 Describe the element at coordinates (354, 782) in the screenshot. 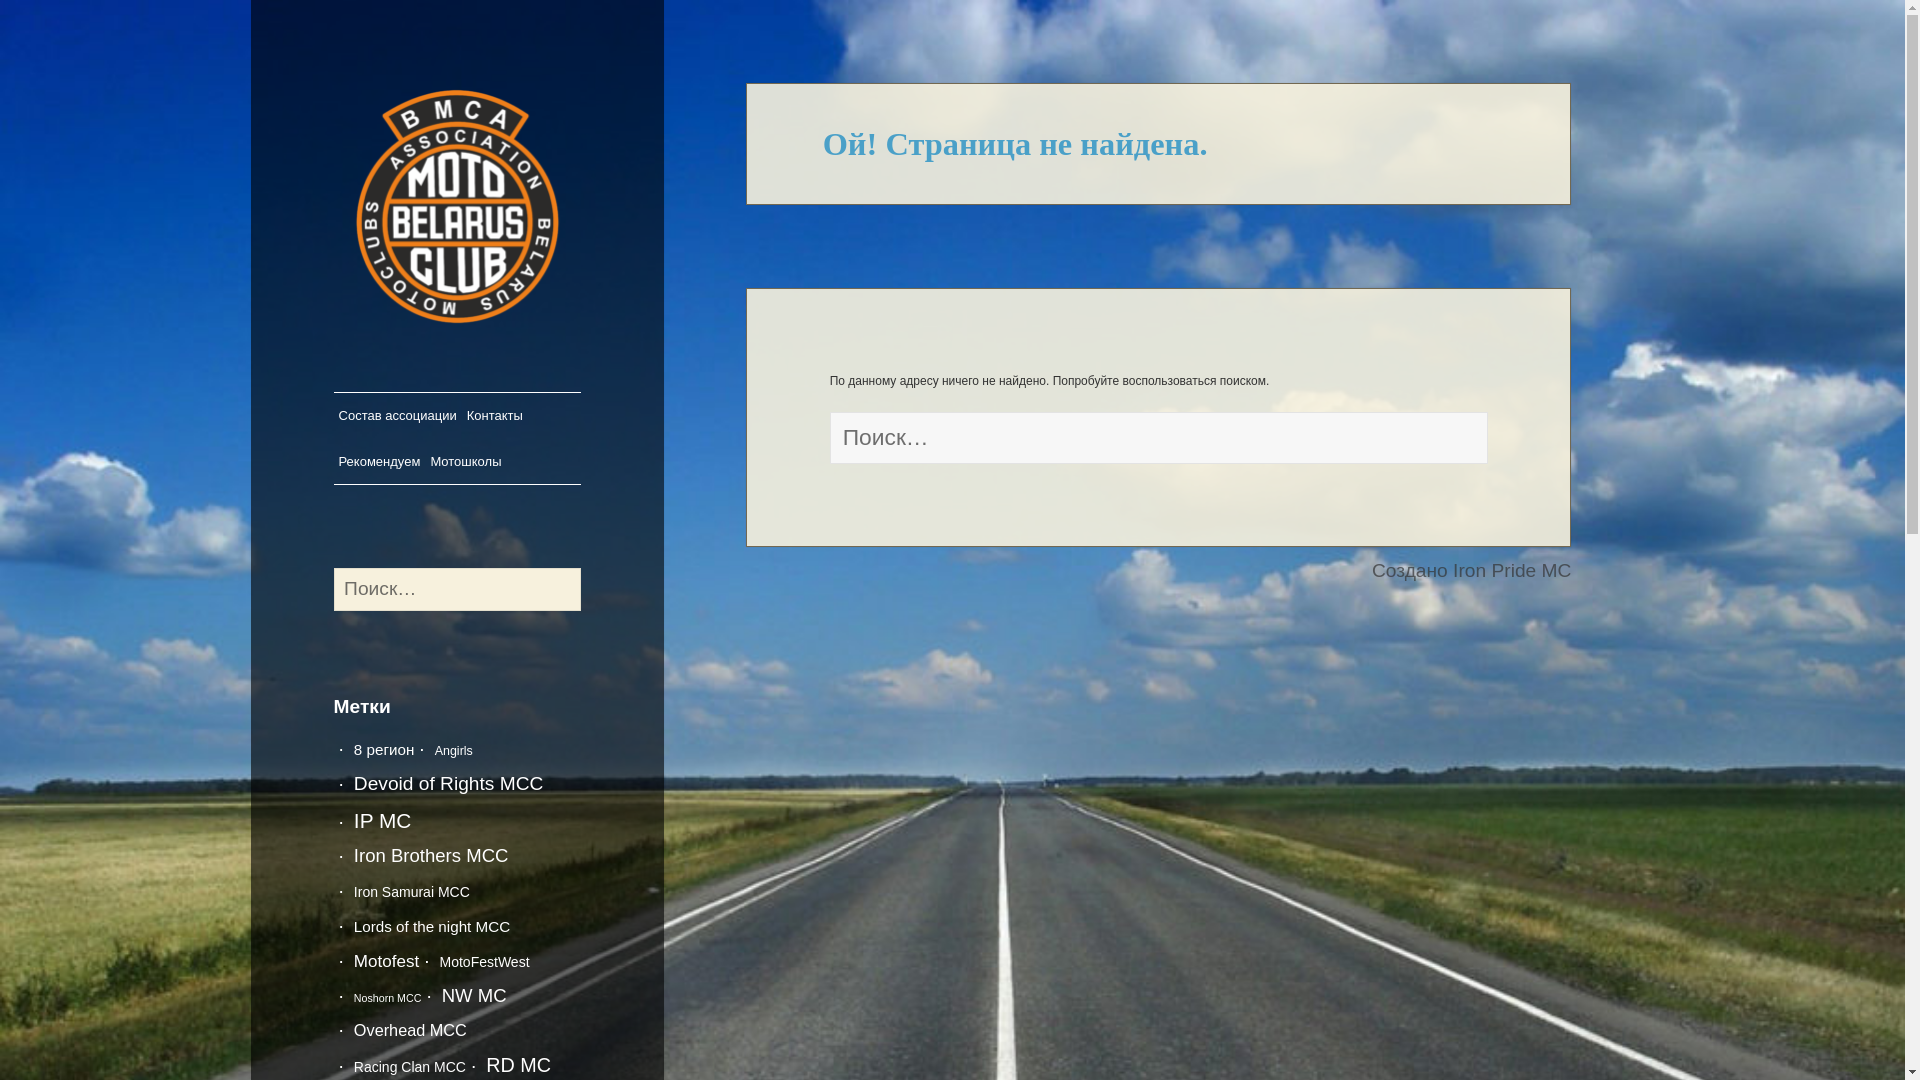

I see `'Devoid of Rights MCC'` at that location.